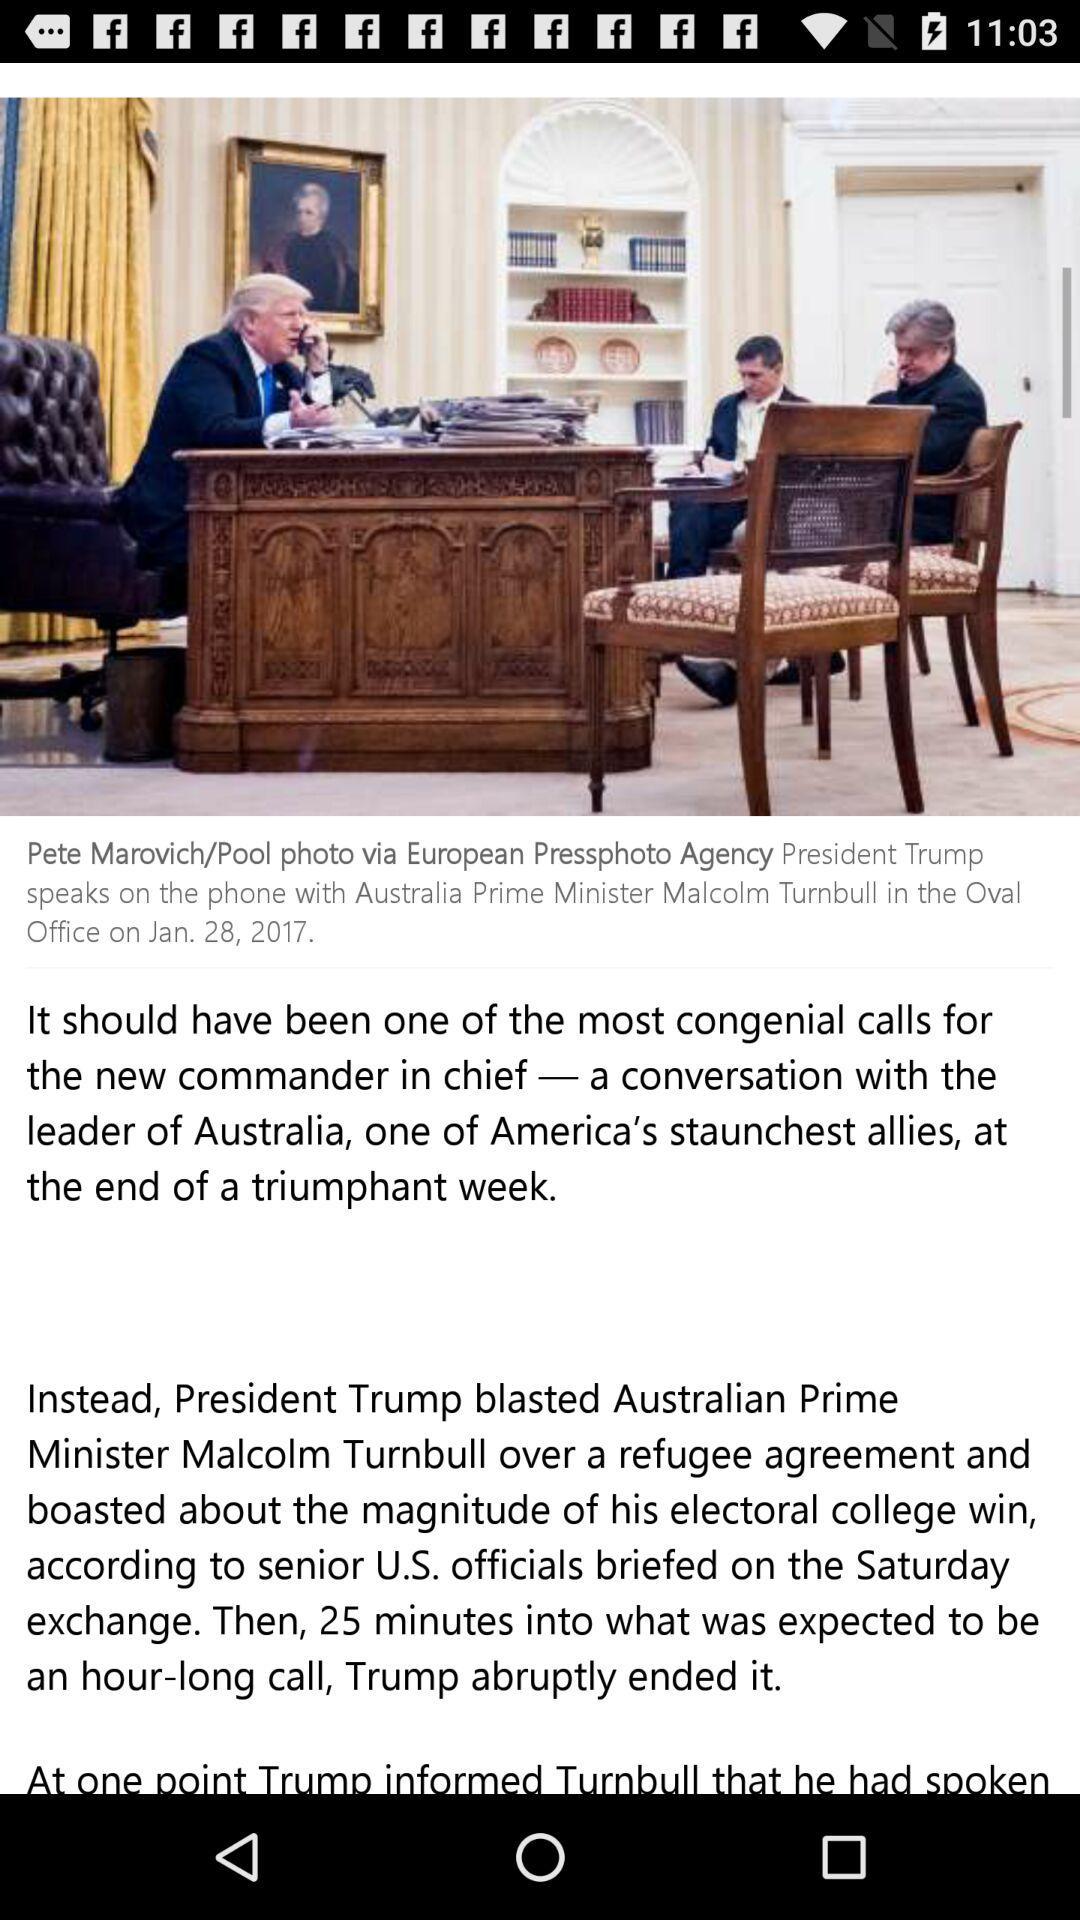 The height and width of the screenshot is (1920, 1080). I want to click on it should have, so click(540, 1198).